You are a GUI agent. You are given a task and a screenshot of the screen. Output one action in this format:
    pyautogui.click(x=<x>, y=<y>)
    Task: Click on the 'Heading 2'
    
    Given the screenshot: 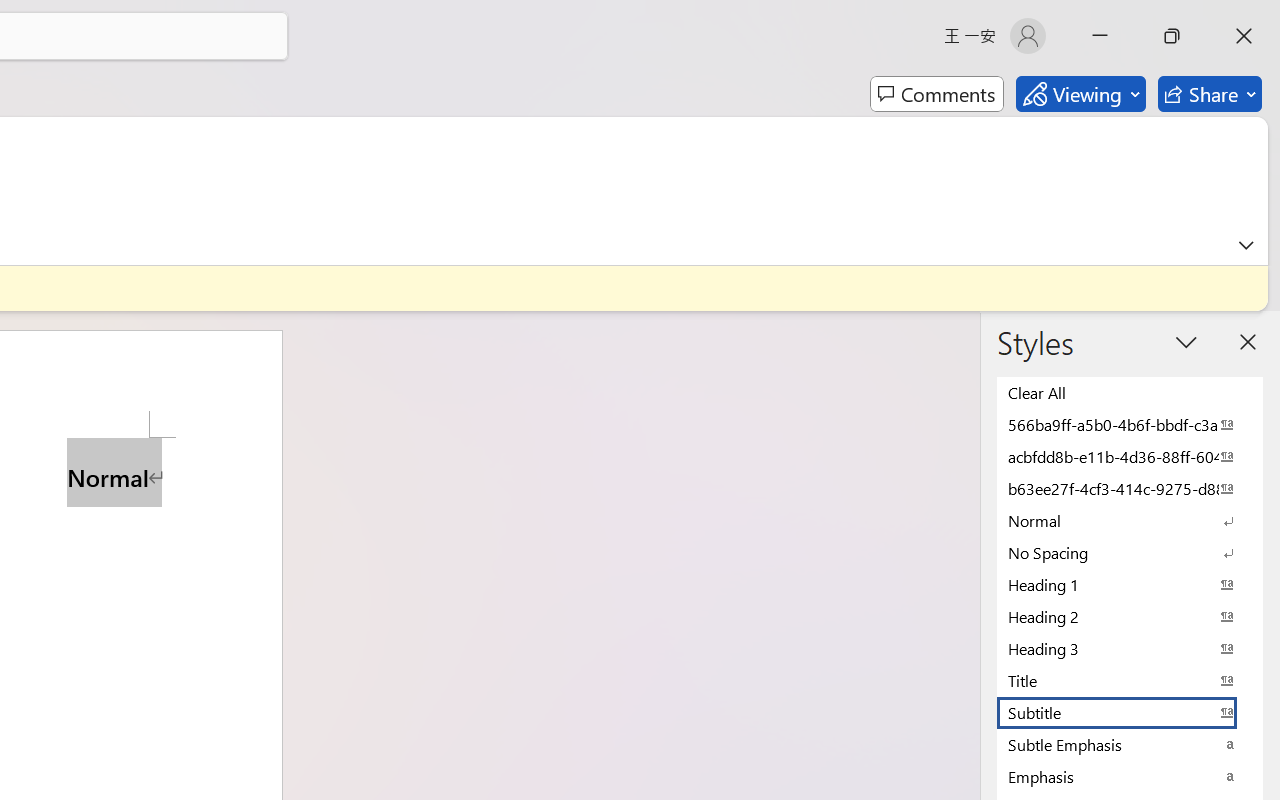 What is the action you would take?
    pyautogui.click(x=1130, y=616)
    